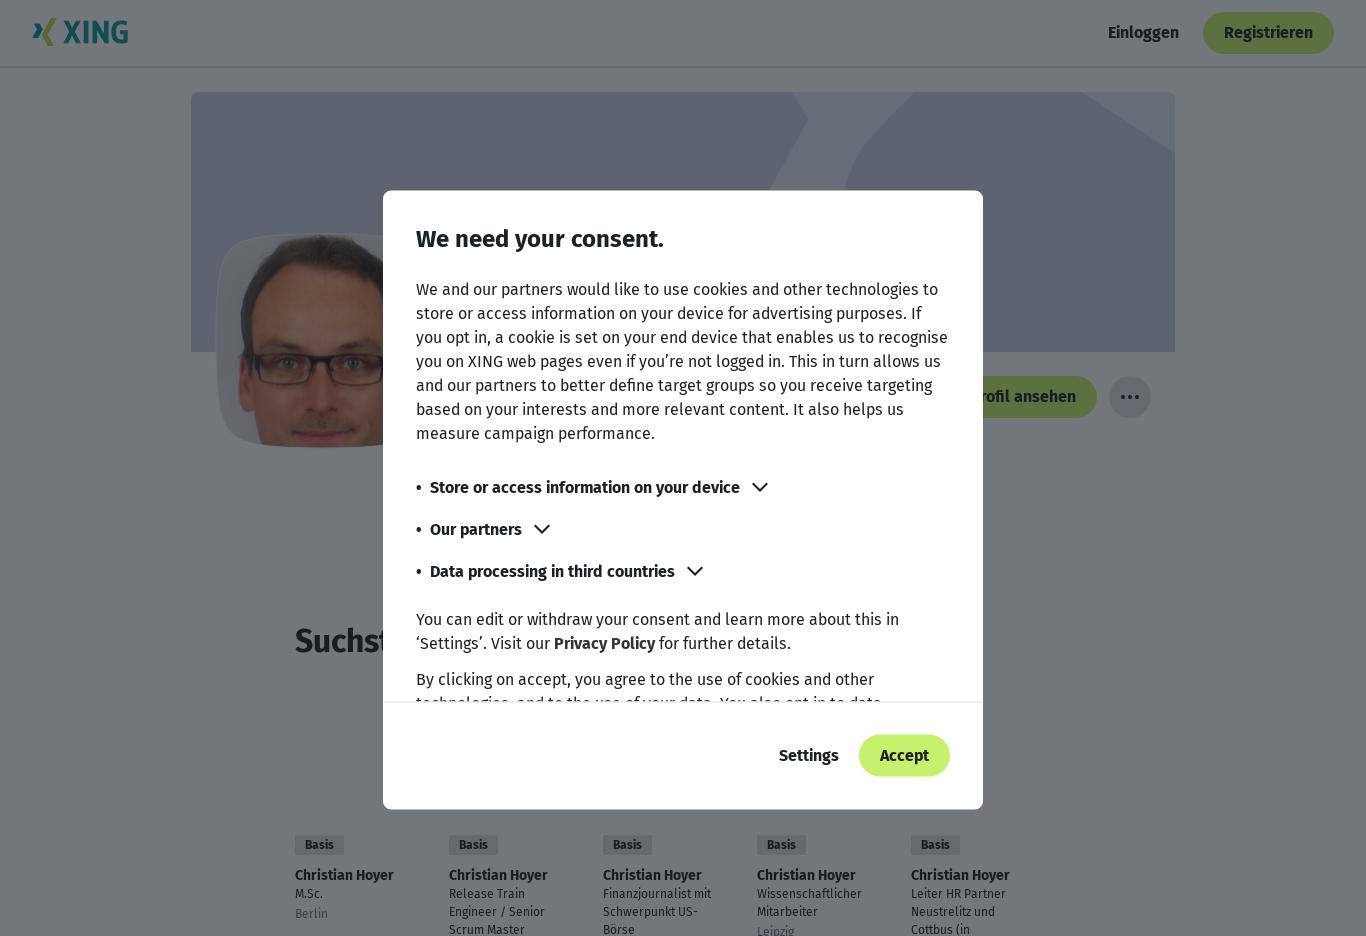 This screenshot has width=1366, height=936. Describe the element at coordinates (1267, 31) in the screenshot. I see `'Registrieren'` at that location.